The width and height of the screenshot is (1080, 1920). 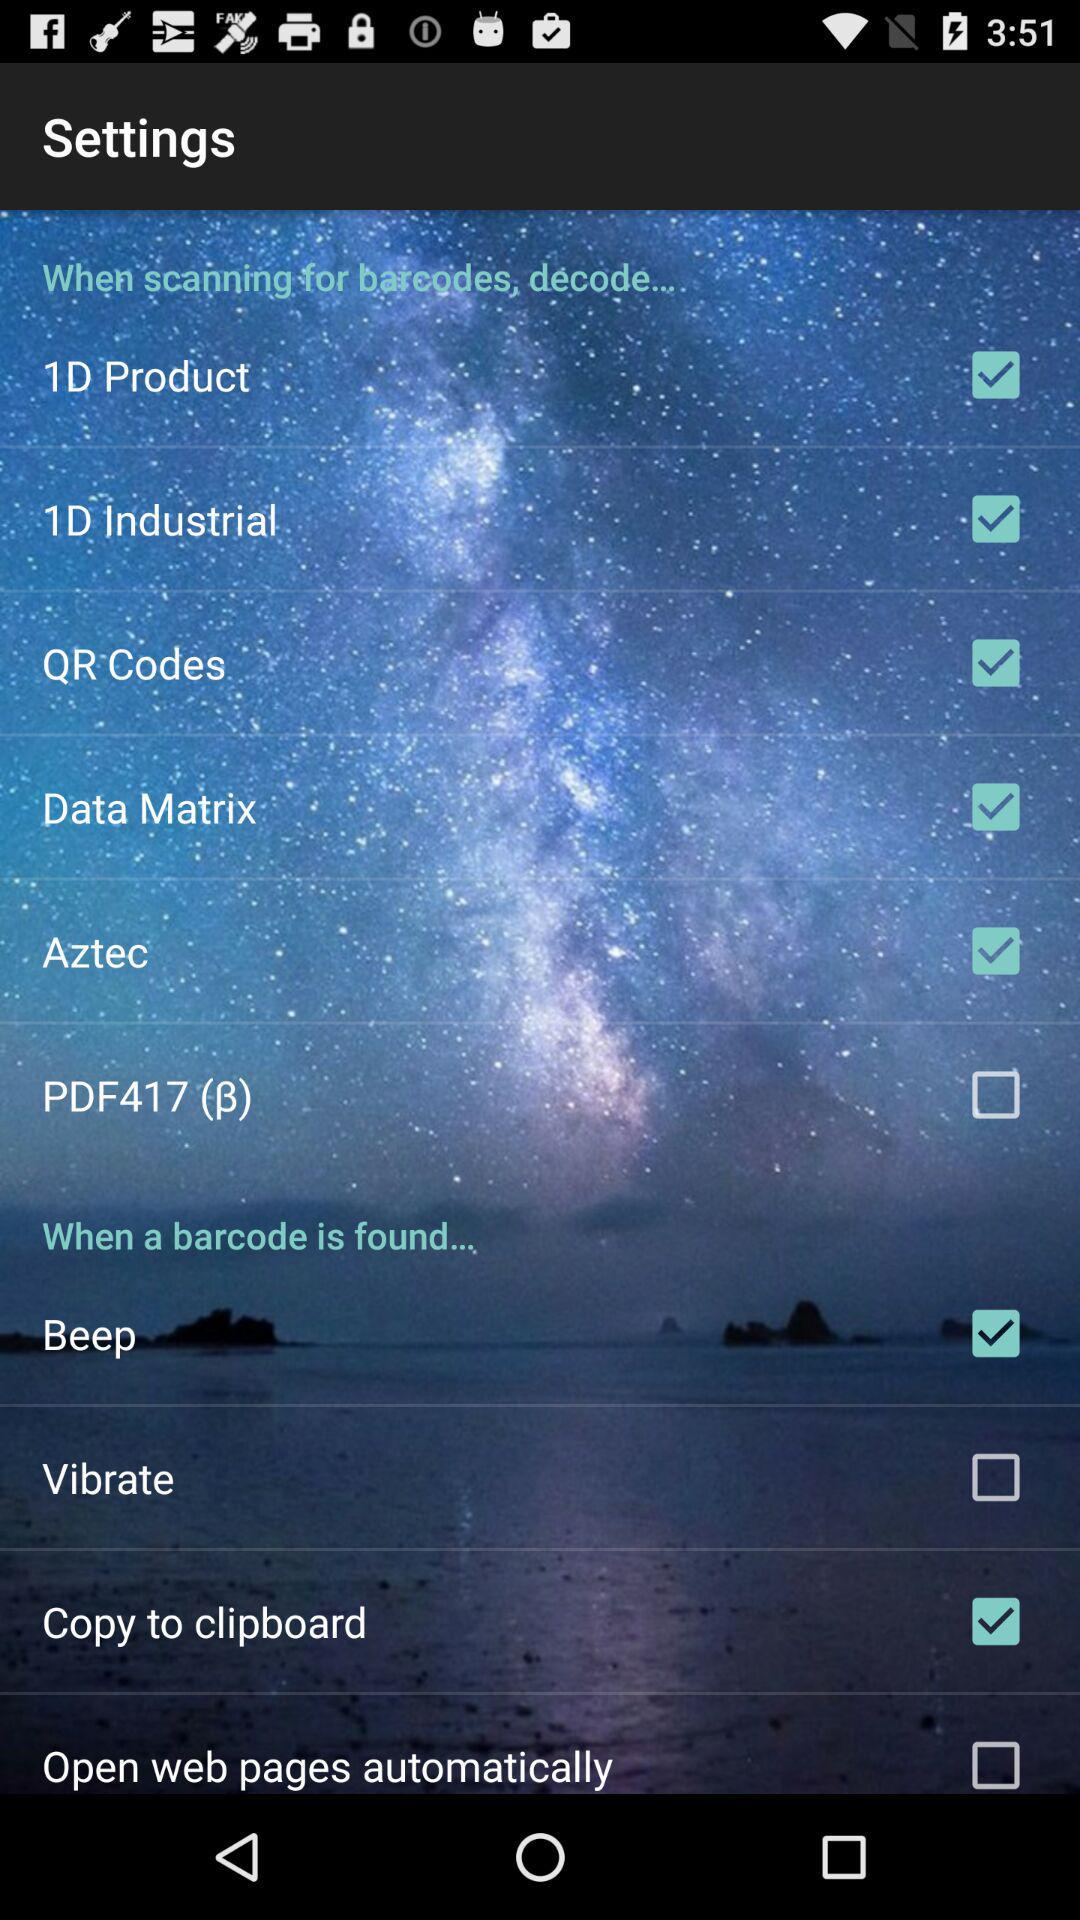 I want to click on the button at 5th row beside aztec, so click(x=995, y=949).